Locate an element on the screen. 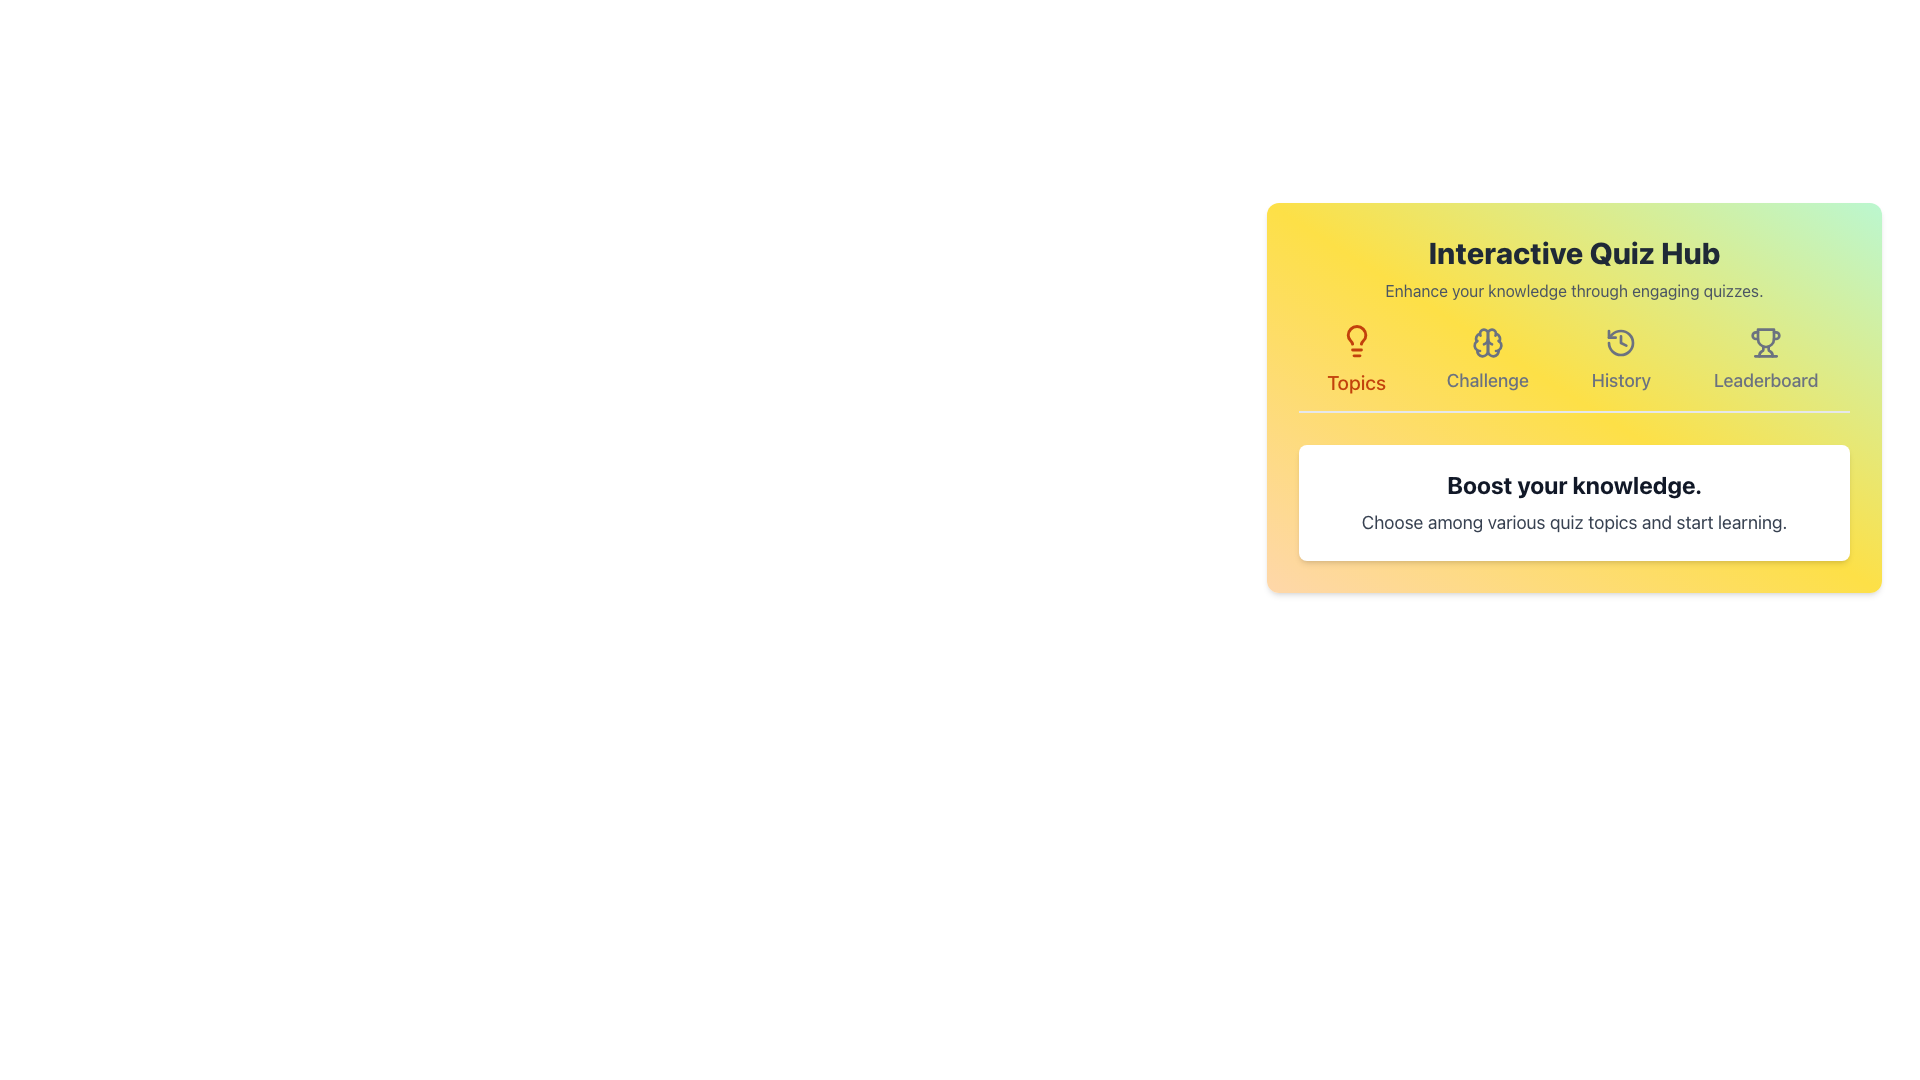  the text element that says 'Boost your knowledge.' which is prominently displayed in a card with a white background, located near the top-center of the card towards the middle-right of the interface is located at coordinates (1573, 485).